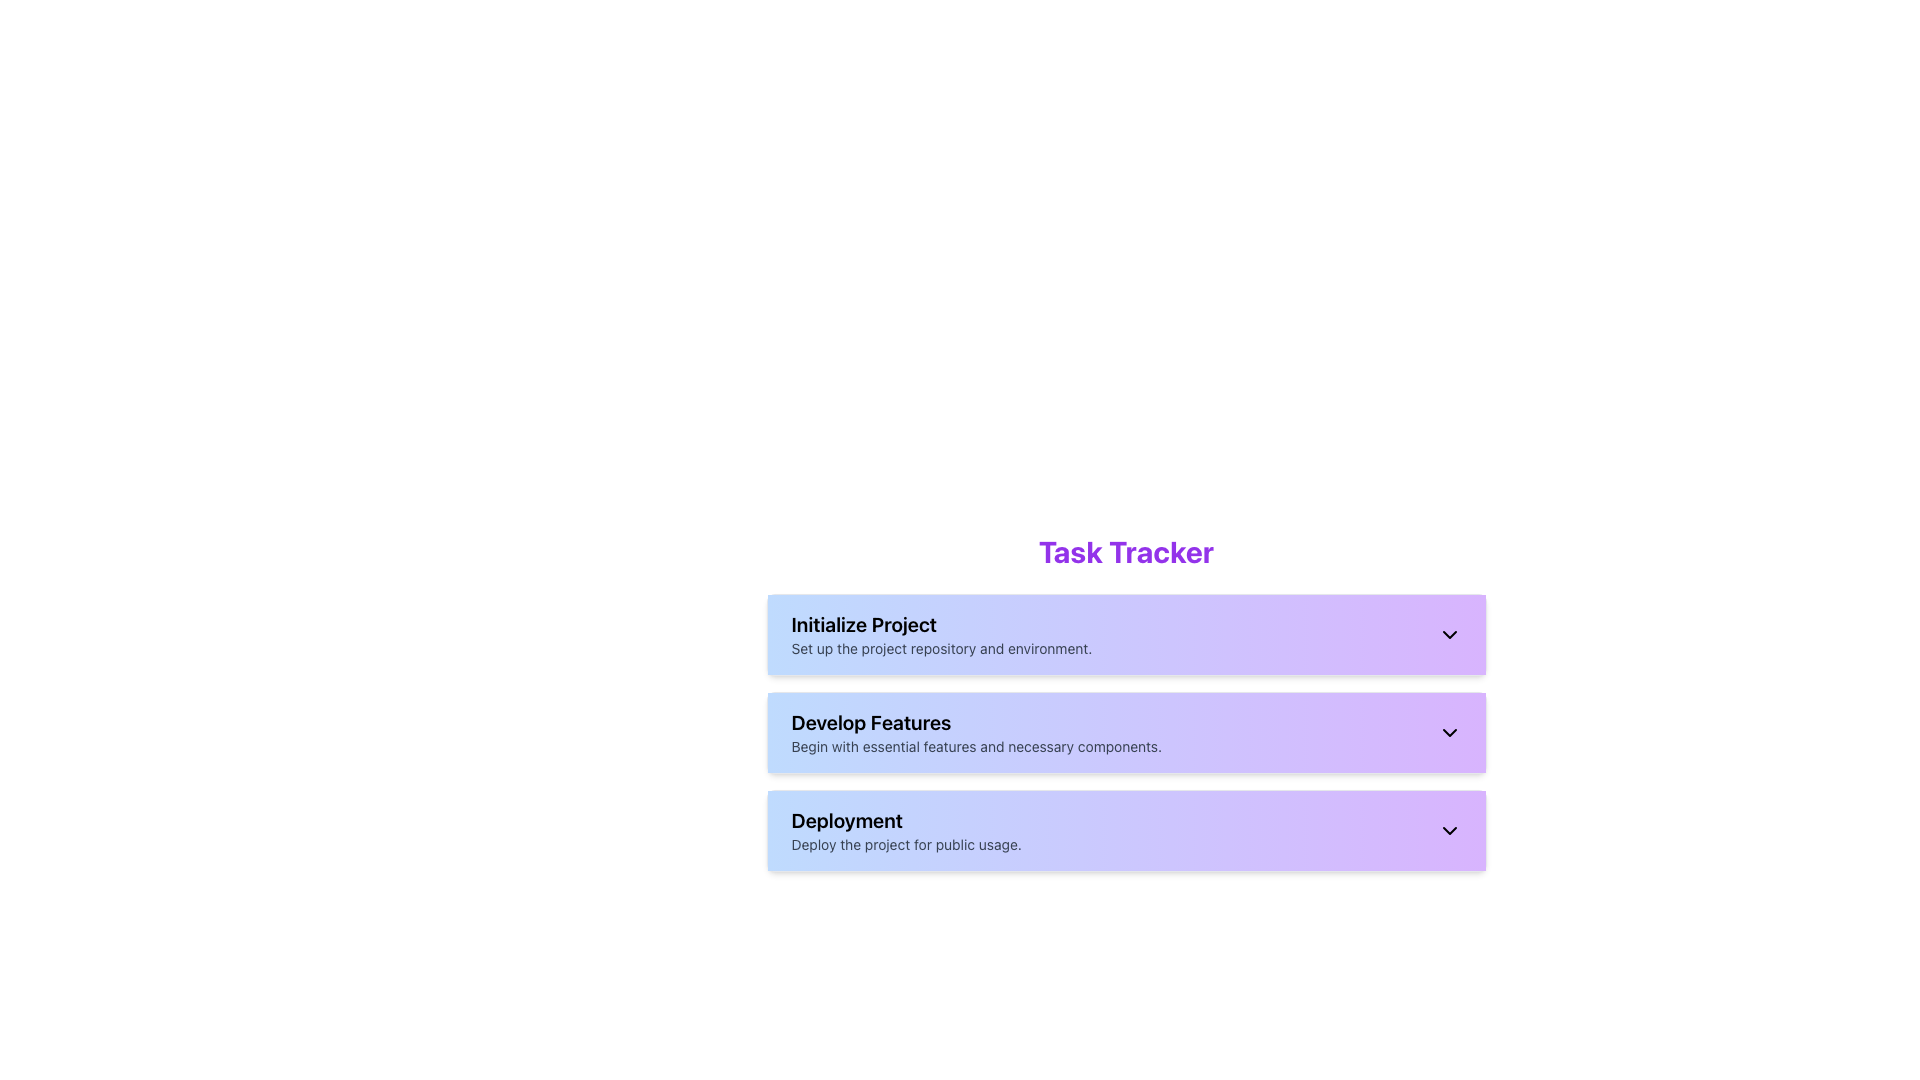 Image resolution: width=1920 pixels, height=1080 pixels. What do you see at coordinates (905, 844) in the screenshot?
I see `the text label that reads 'Deploy the project for public usage.' which is styled in a small gray font and located beneath the 'Deployment' heading` at bounding box center [905, 844].